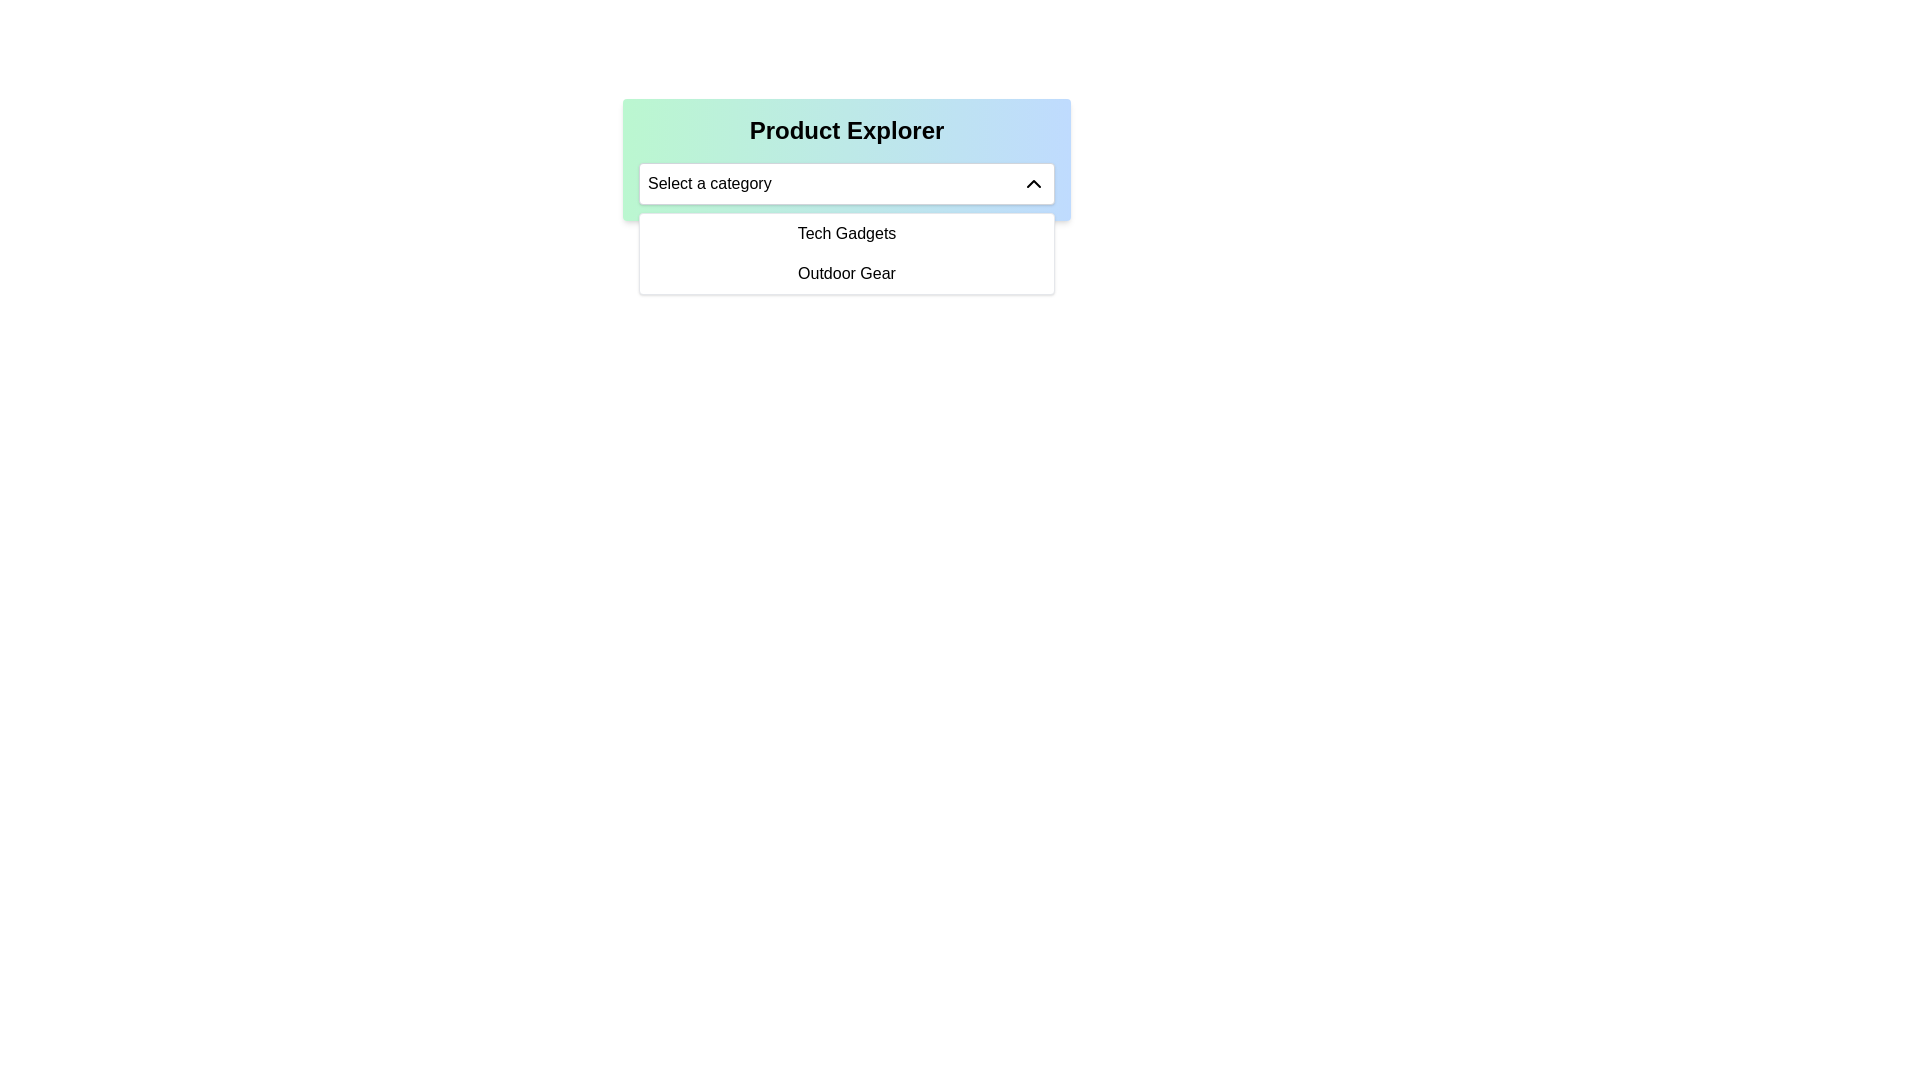 This screenshot has height=1080, width=1920. What do you see at coordinates (846, 273) in the screenshot?
I see `the 'Outdoor Gear' dropdown menu item, which is the second entry in the dropdown list below 'Tech Gadgets'` at bounding box center [846, 273].